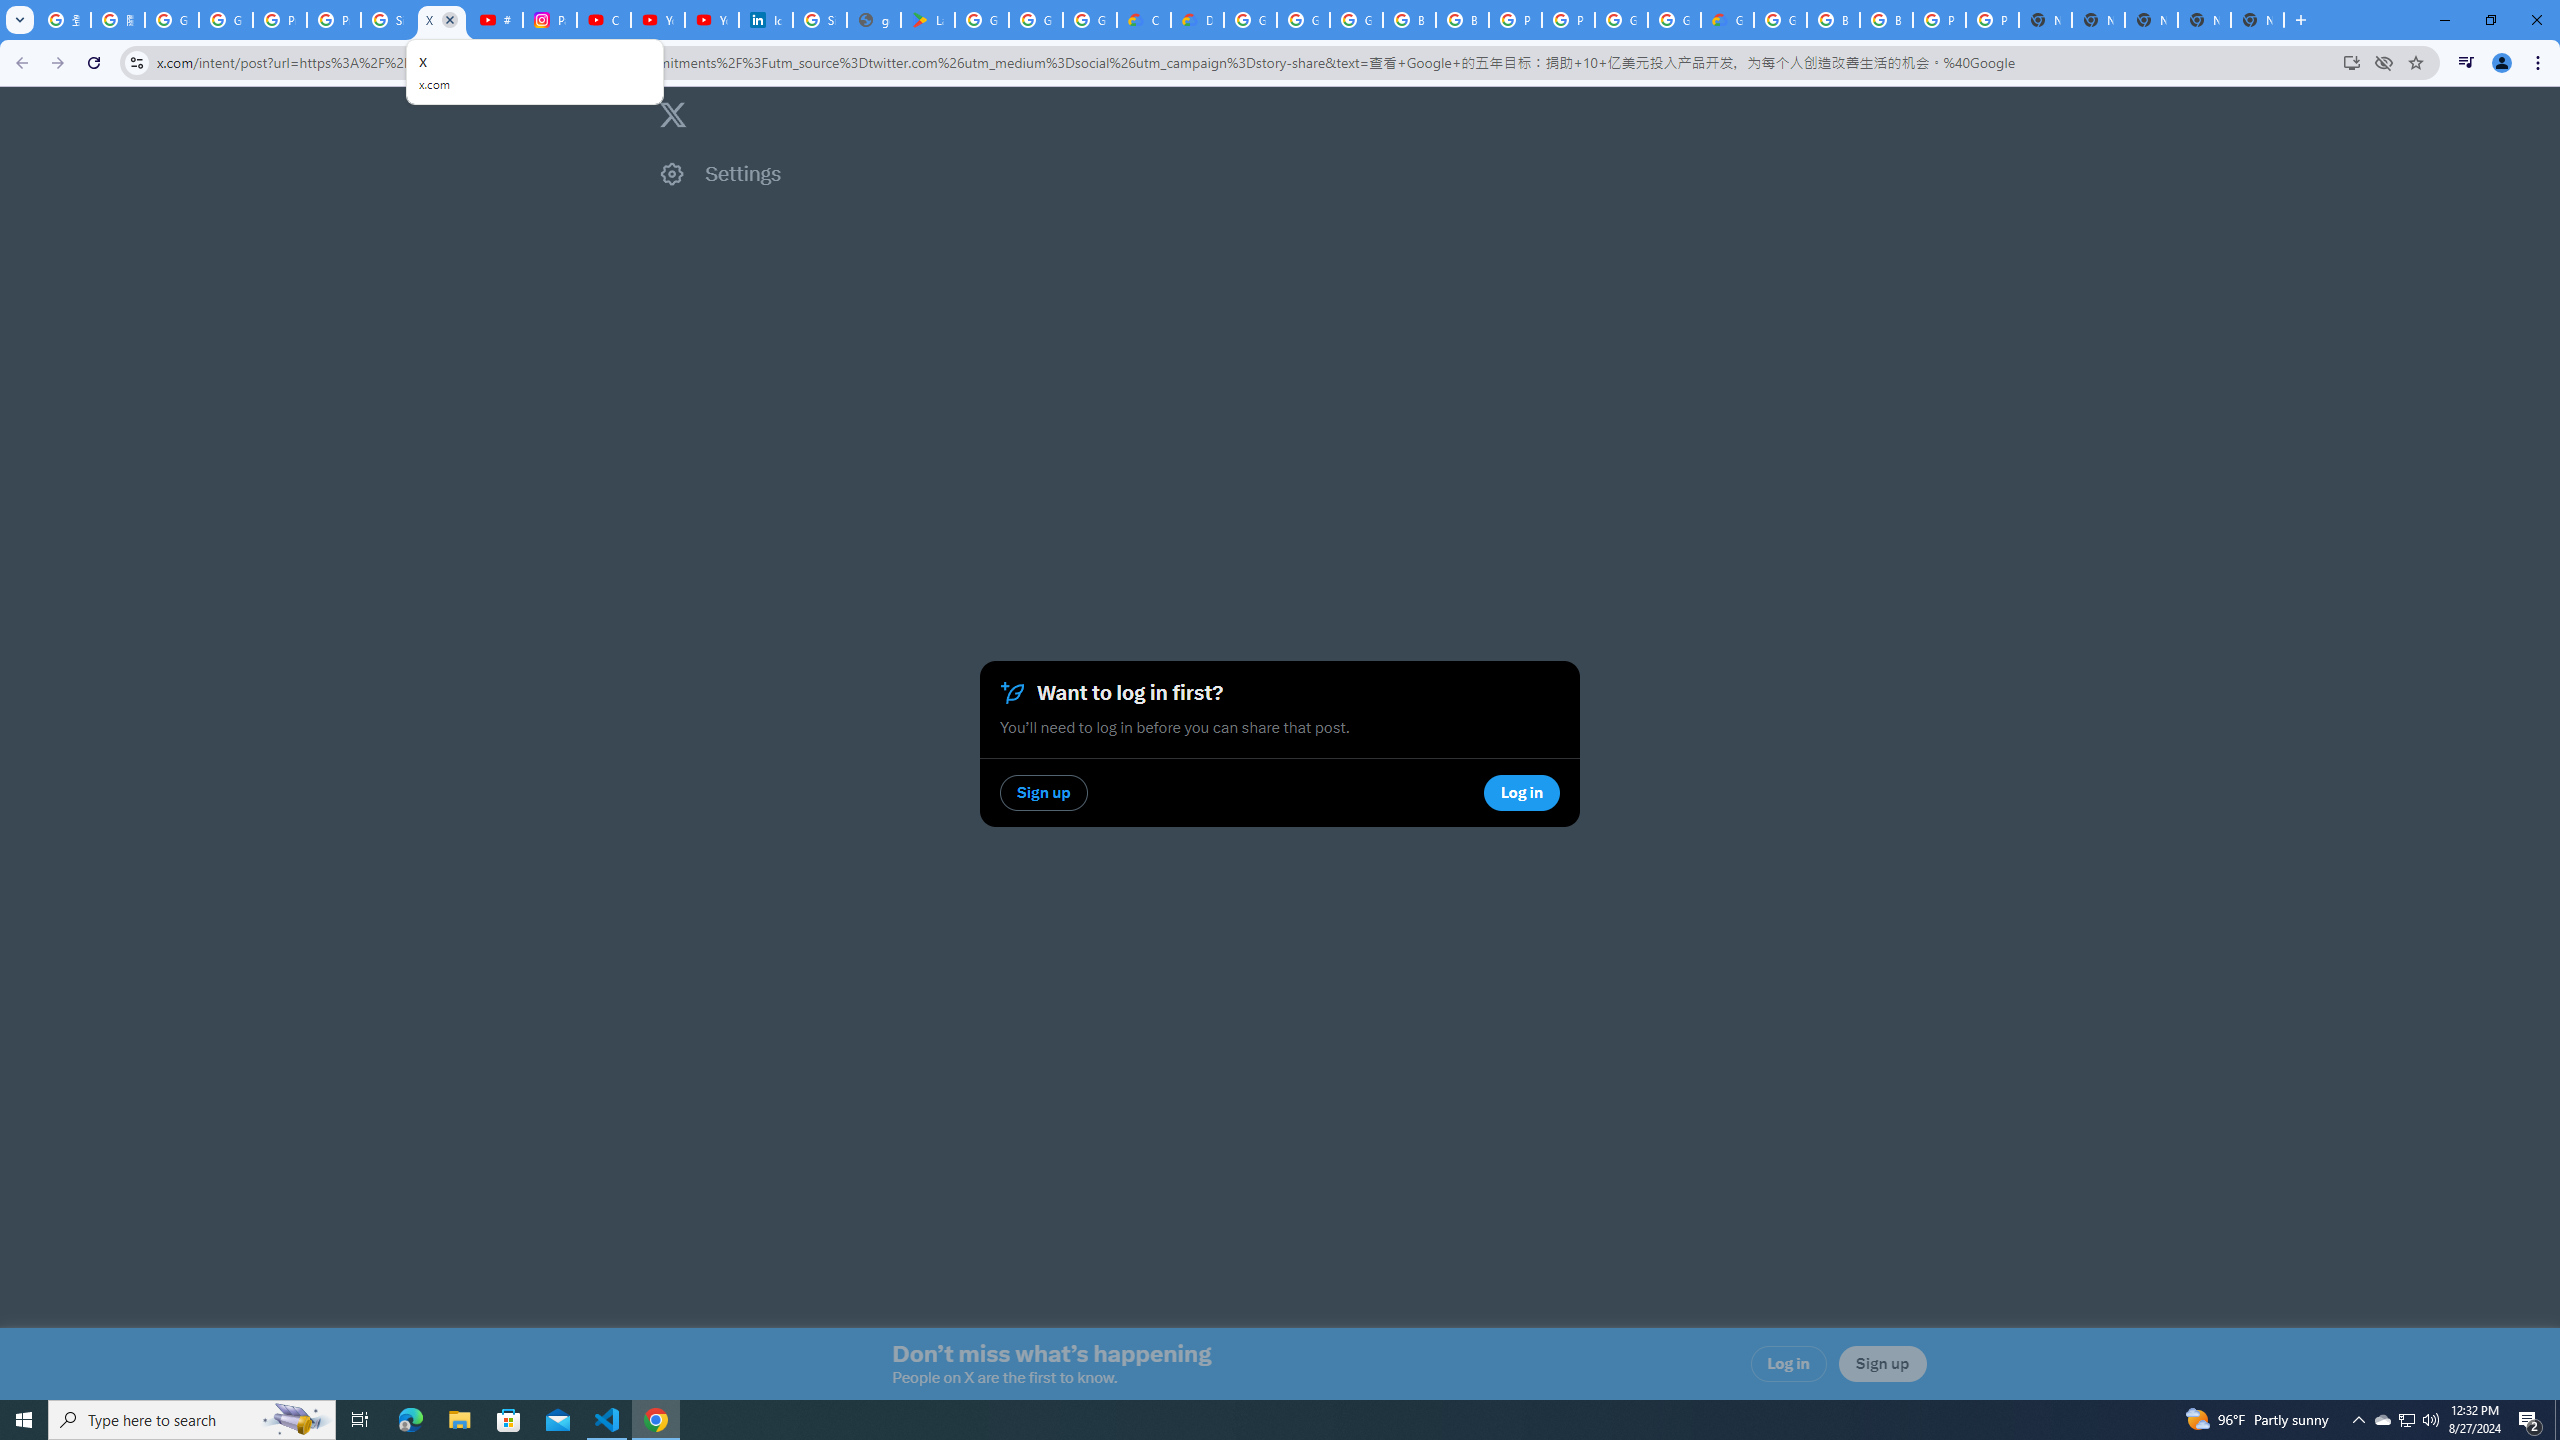 This screenshot has height=1440, width=2560. I want to click on 'YouTube Culture & Trends - YouTube Top 10, 2021', so click(710, 19).